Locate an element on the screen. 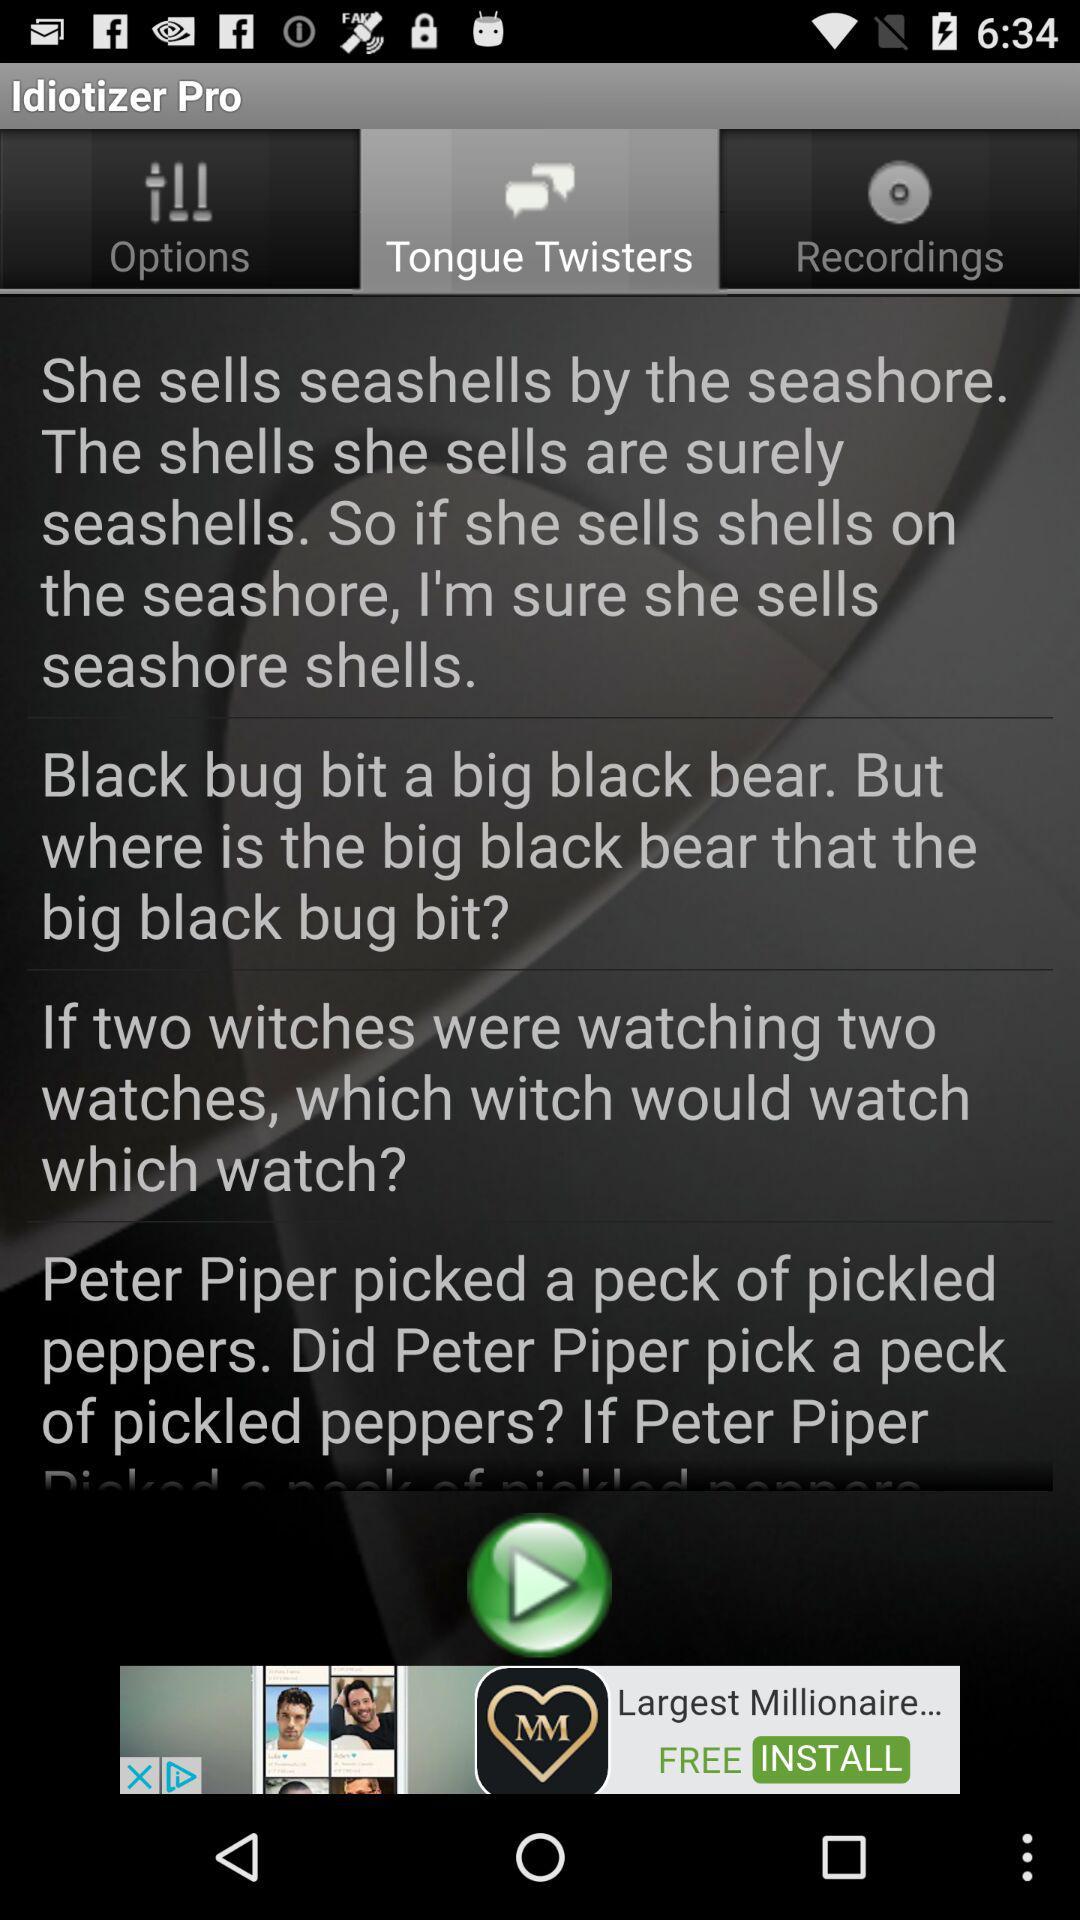 This screenshot has width=1080, height=1920. next is located at coordinates (538, 1584).